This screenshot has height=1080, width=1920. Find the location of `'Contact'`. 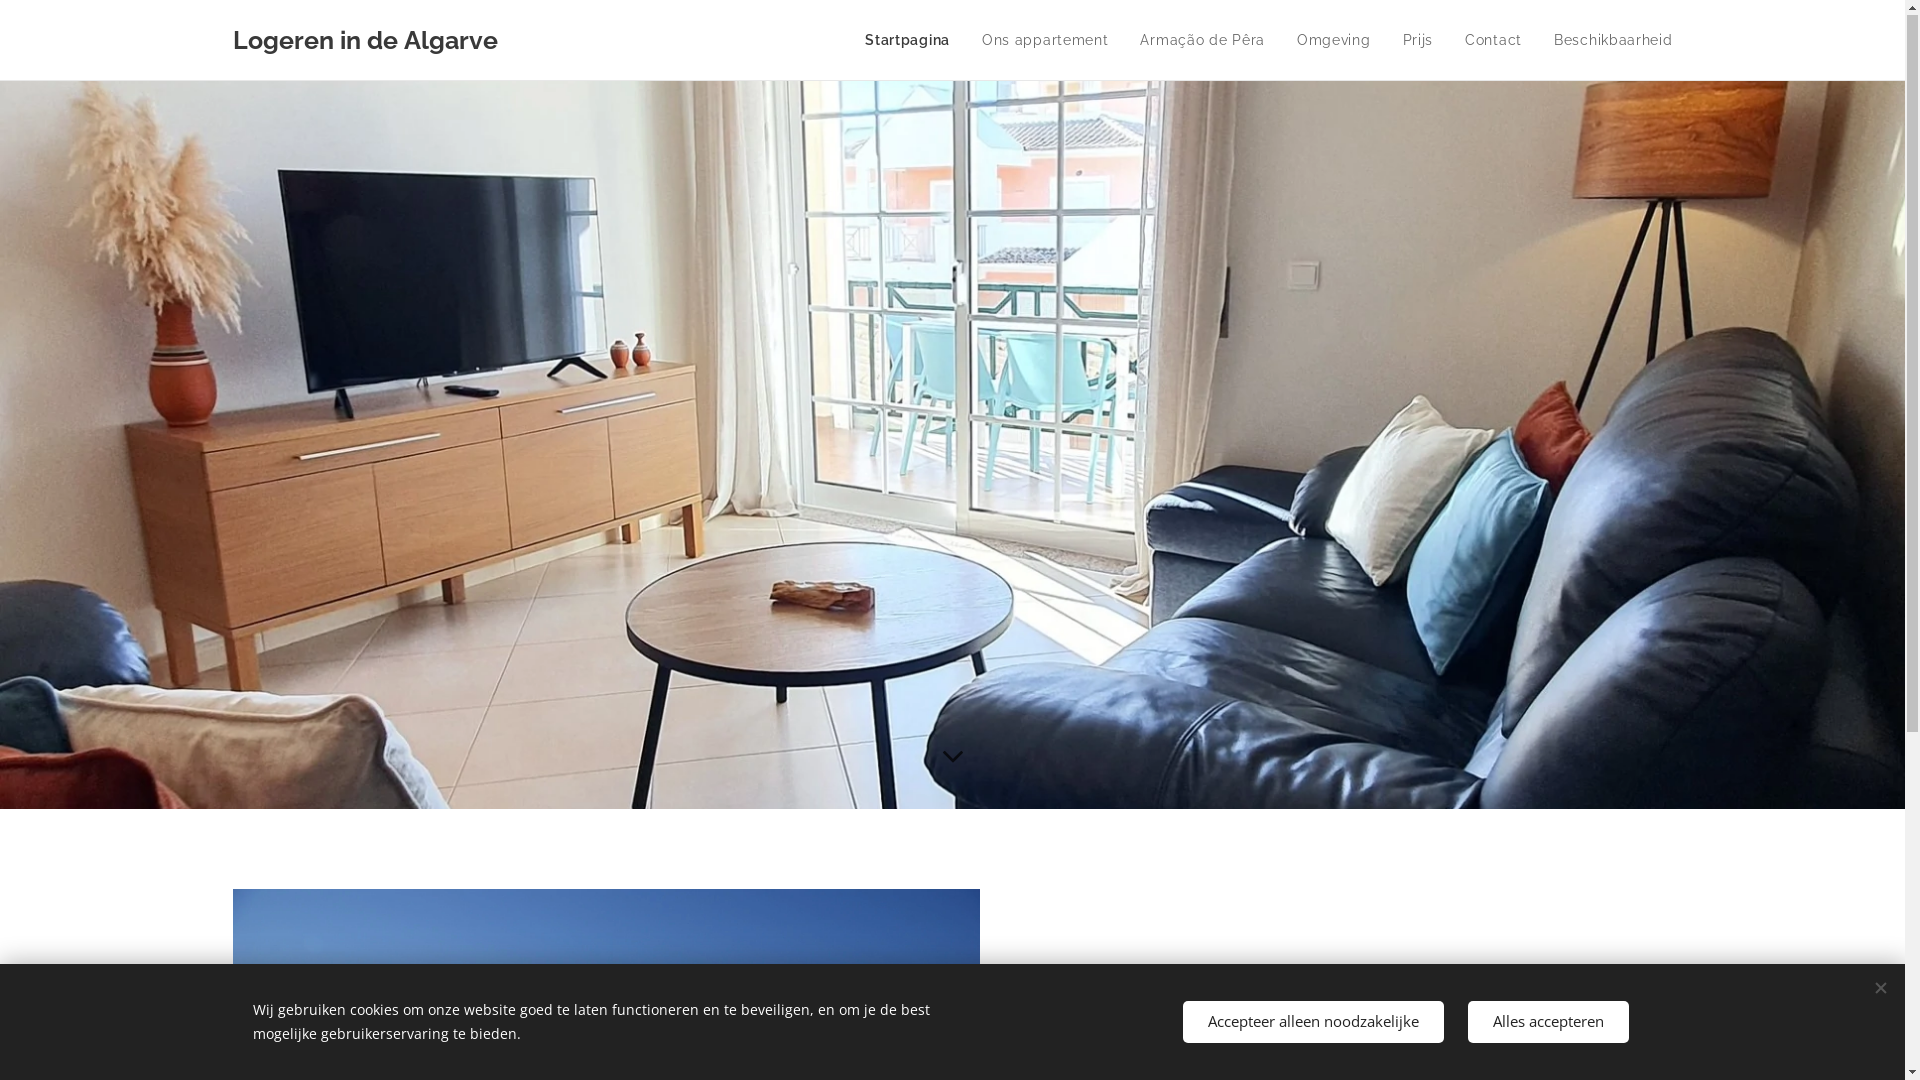

'Contact' is located at coordinates (1449, 41).